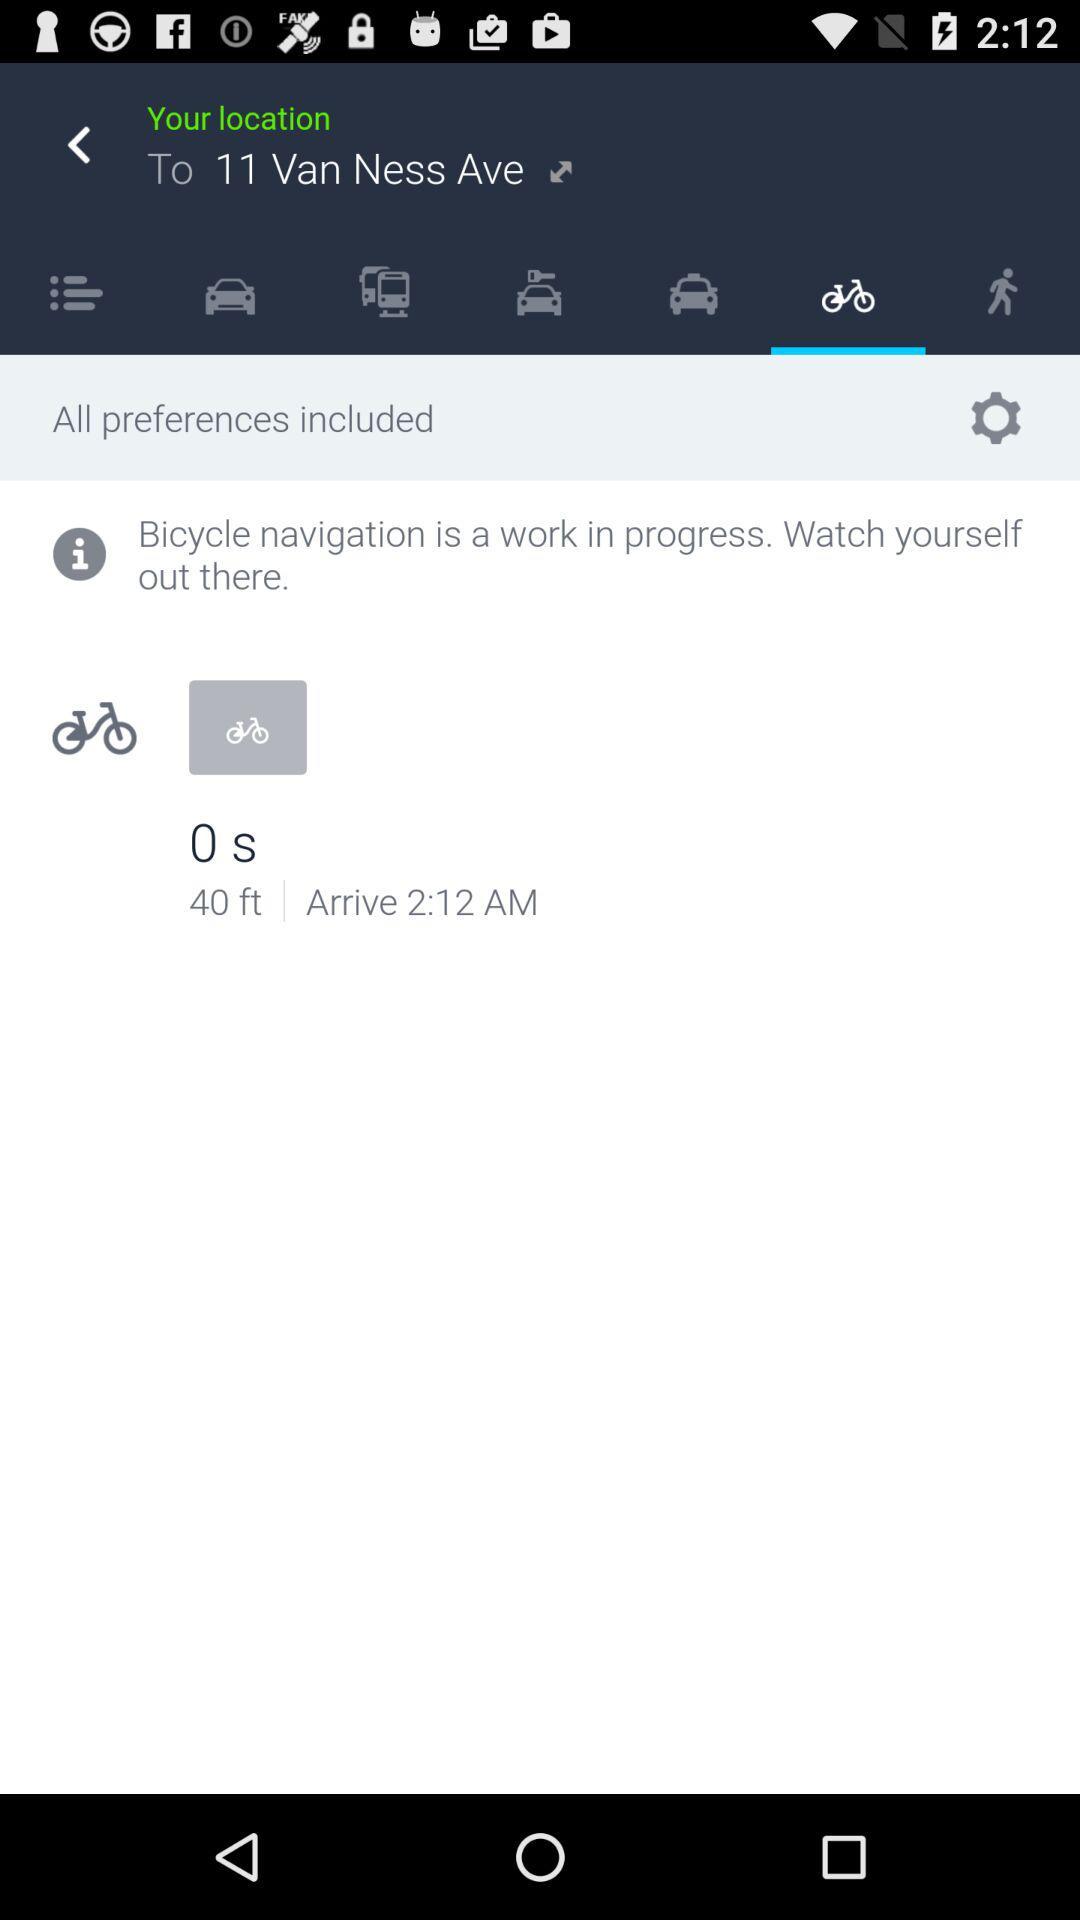 The height and width of the screenshot is (1920, 1080). I want to click on the icon below bicycle navigation is icon, so click(246, 726).